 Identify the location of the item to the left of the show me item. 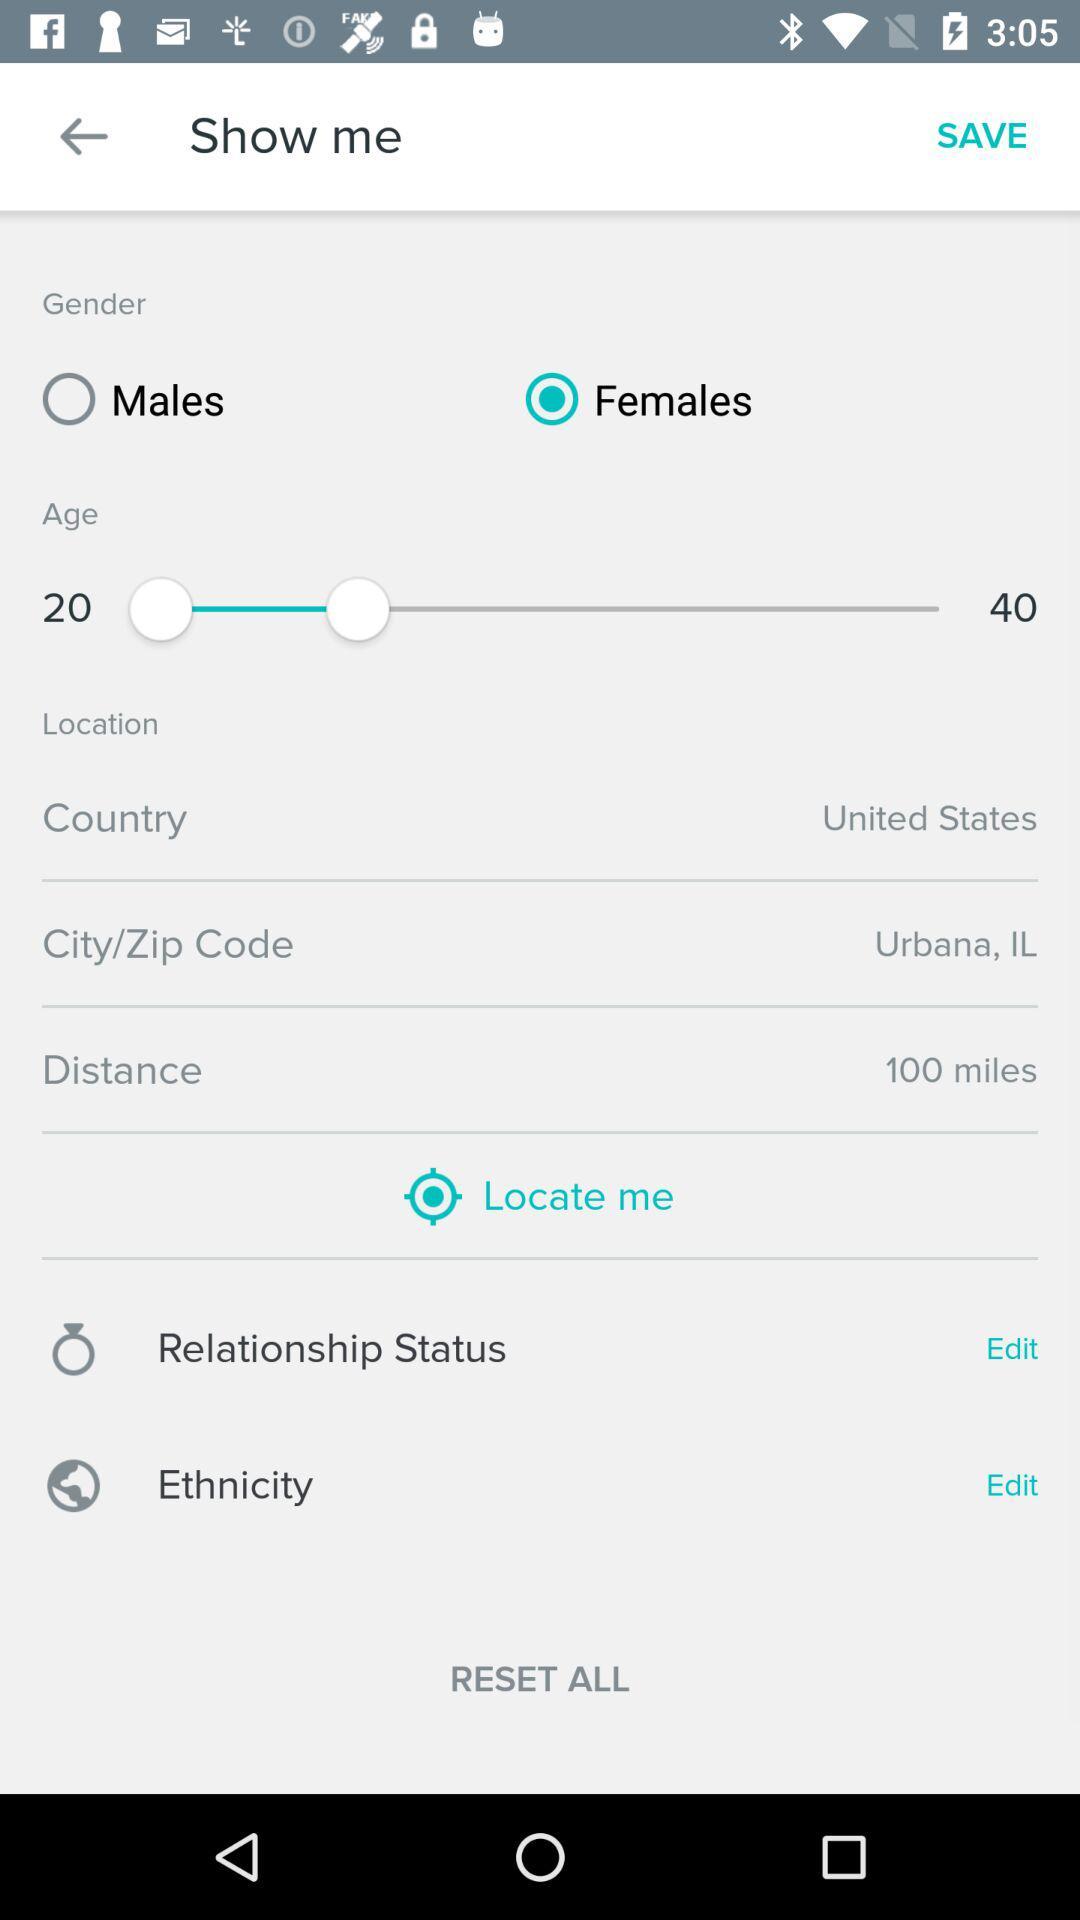
(83, 135).